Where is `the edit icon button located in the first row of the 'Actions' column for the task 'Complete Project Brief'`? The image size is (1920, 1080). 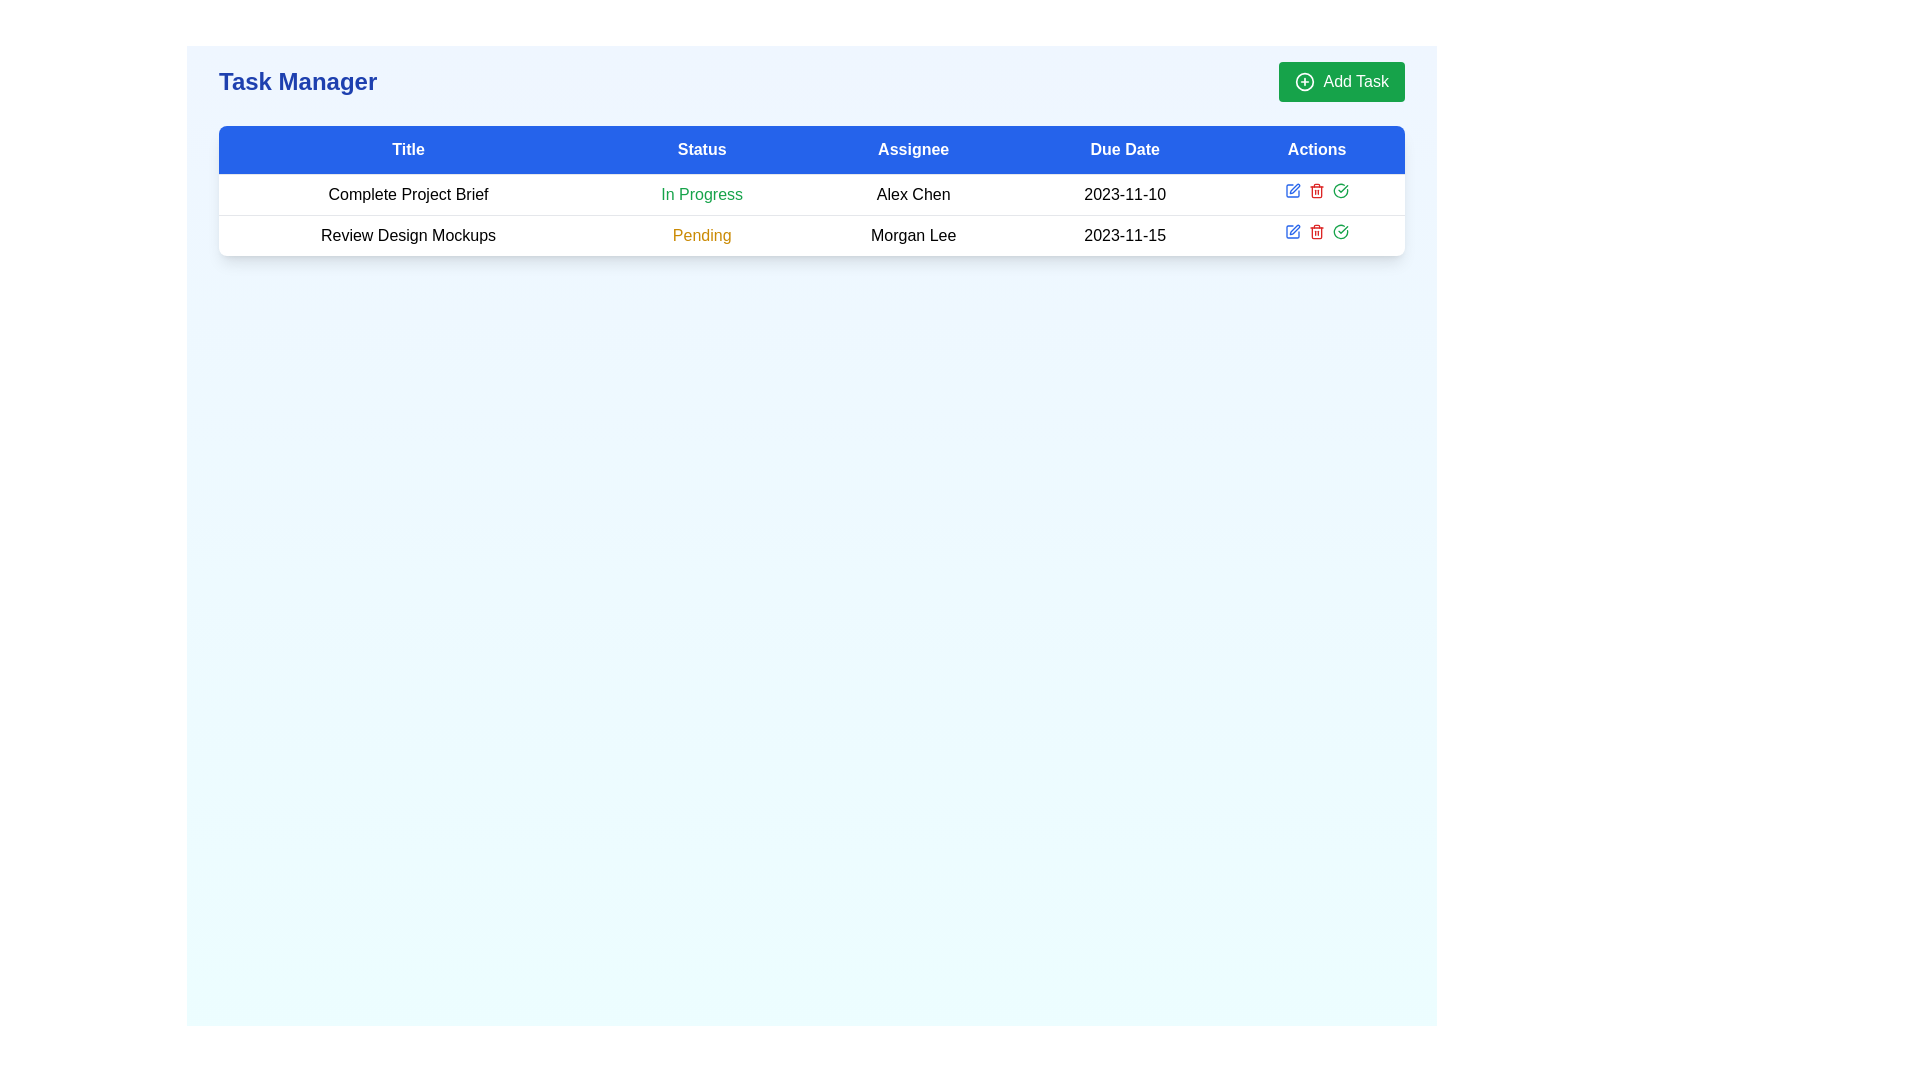 the edit icon button located in the first row of the 'Actions' column for the task 'Complete Project Brief' is located at coordinates (1293, 191).